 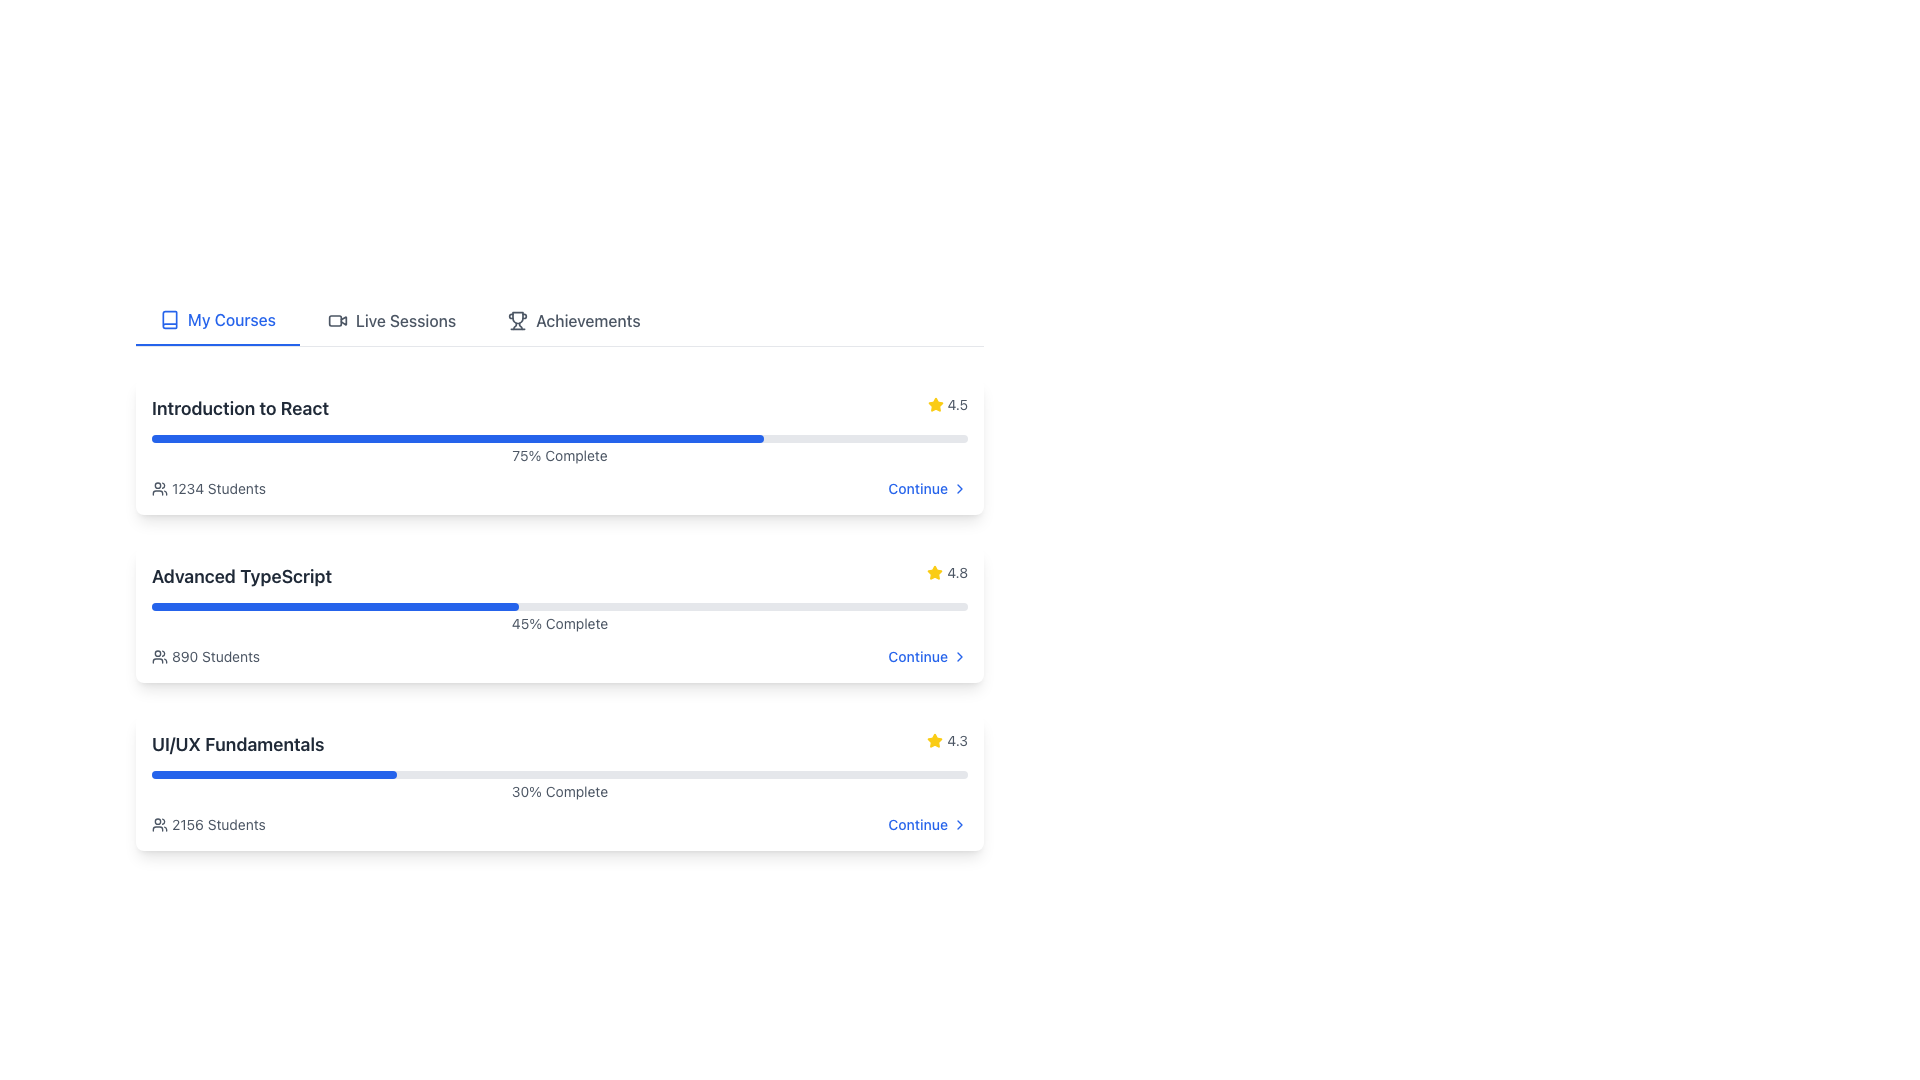 What do you see at coordinates (405, 319) in the screenshot?
I see `the 'Live Sessions' text label within the navigation bar` at bounding box center [405, 319].